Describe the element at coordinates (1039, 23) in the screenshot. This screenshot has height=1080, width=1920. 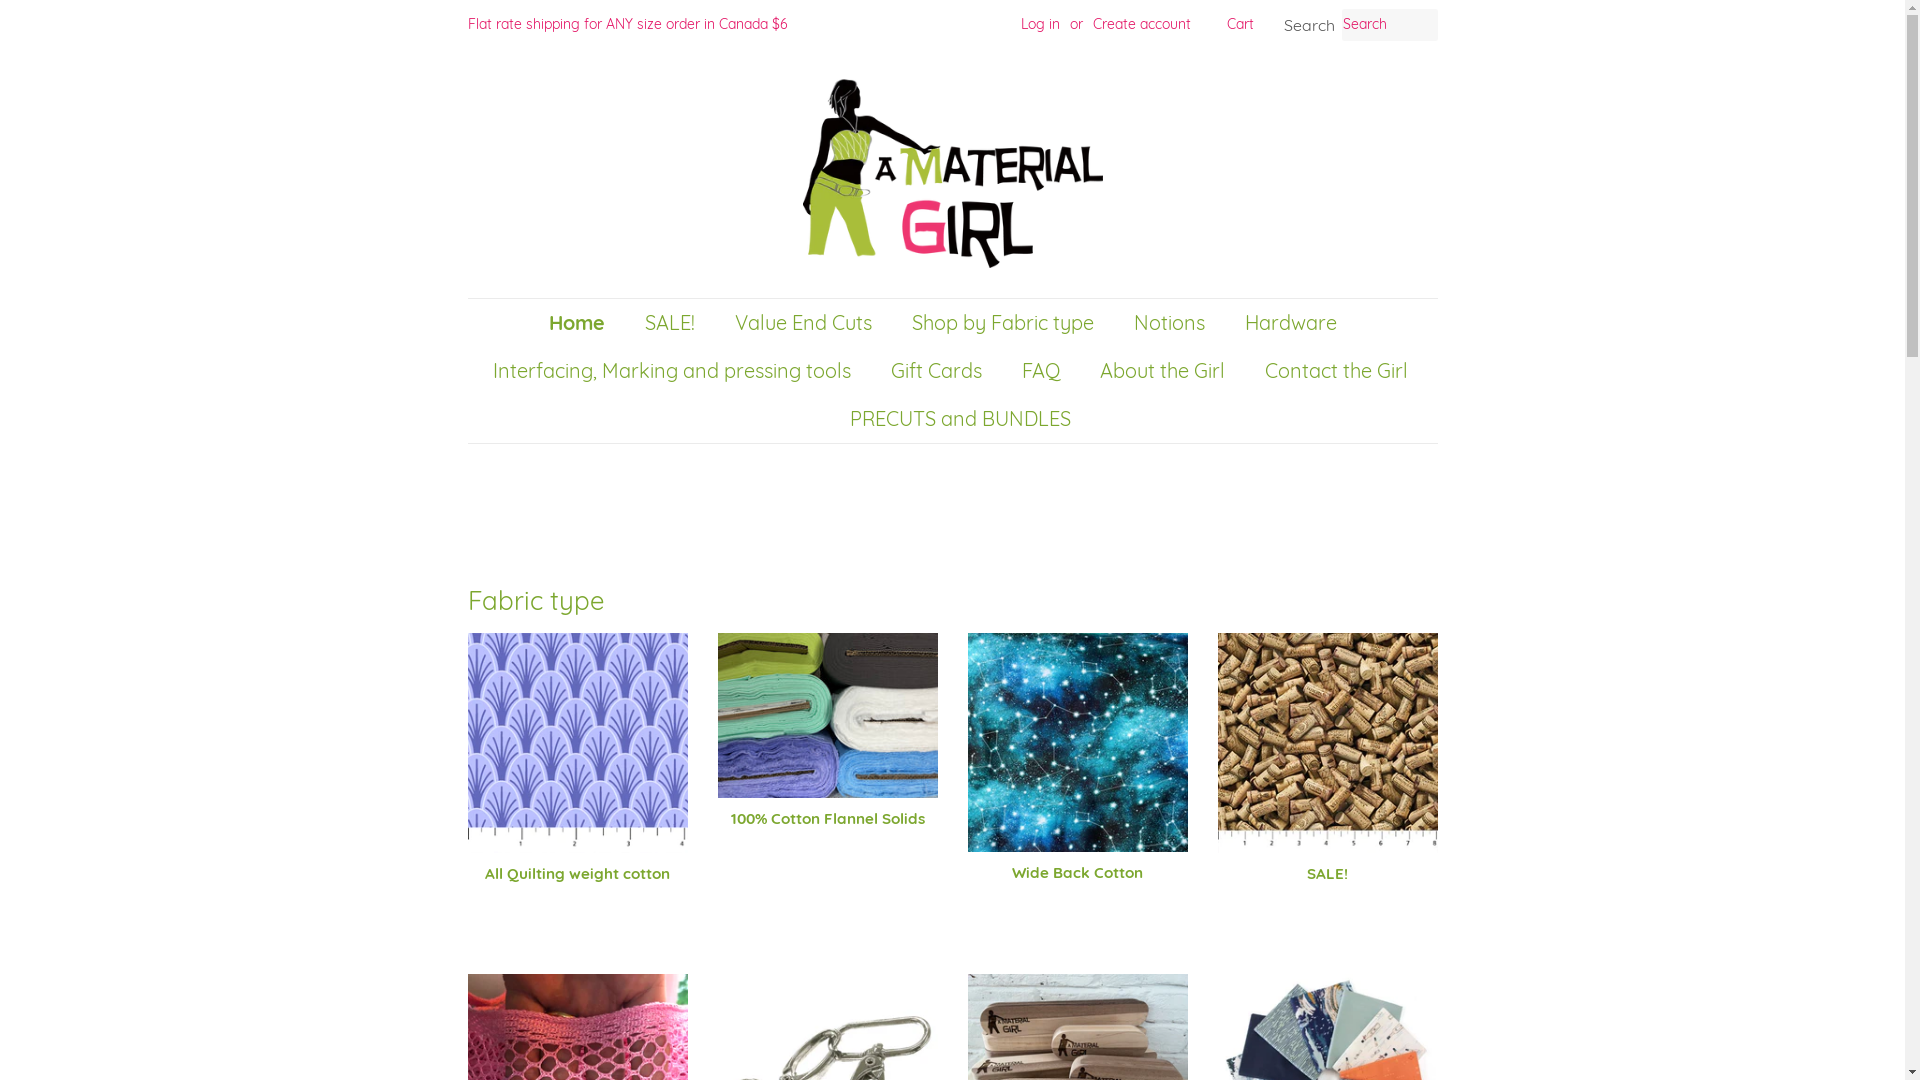
I see `'Log in'` at that location.